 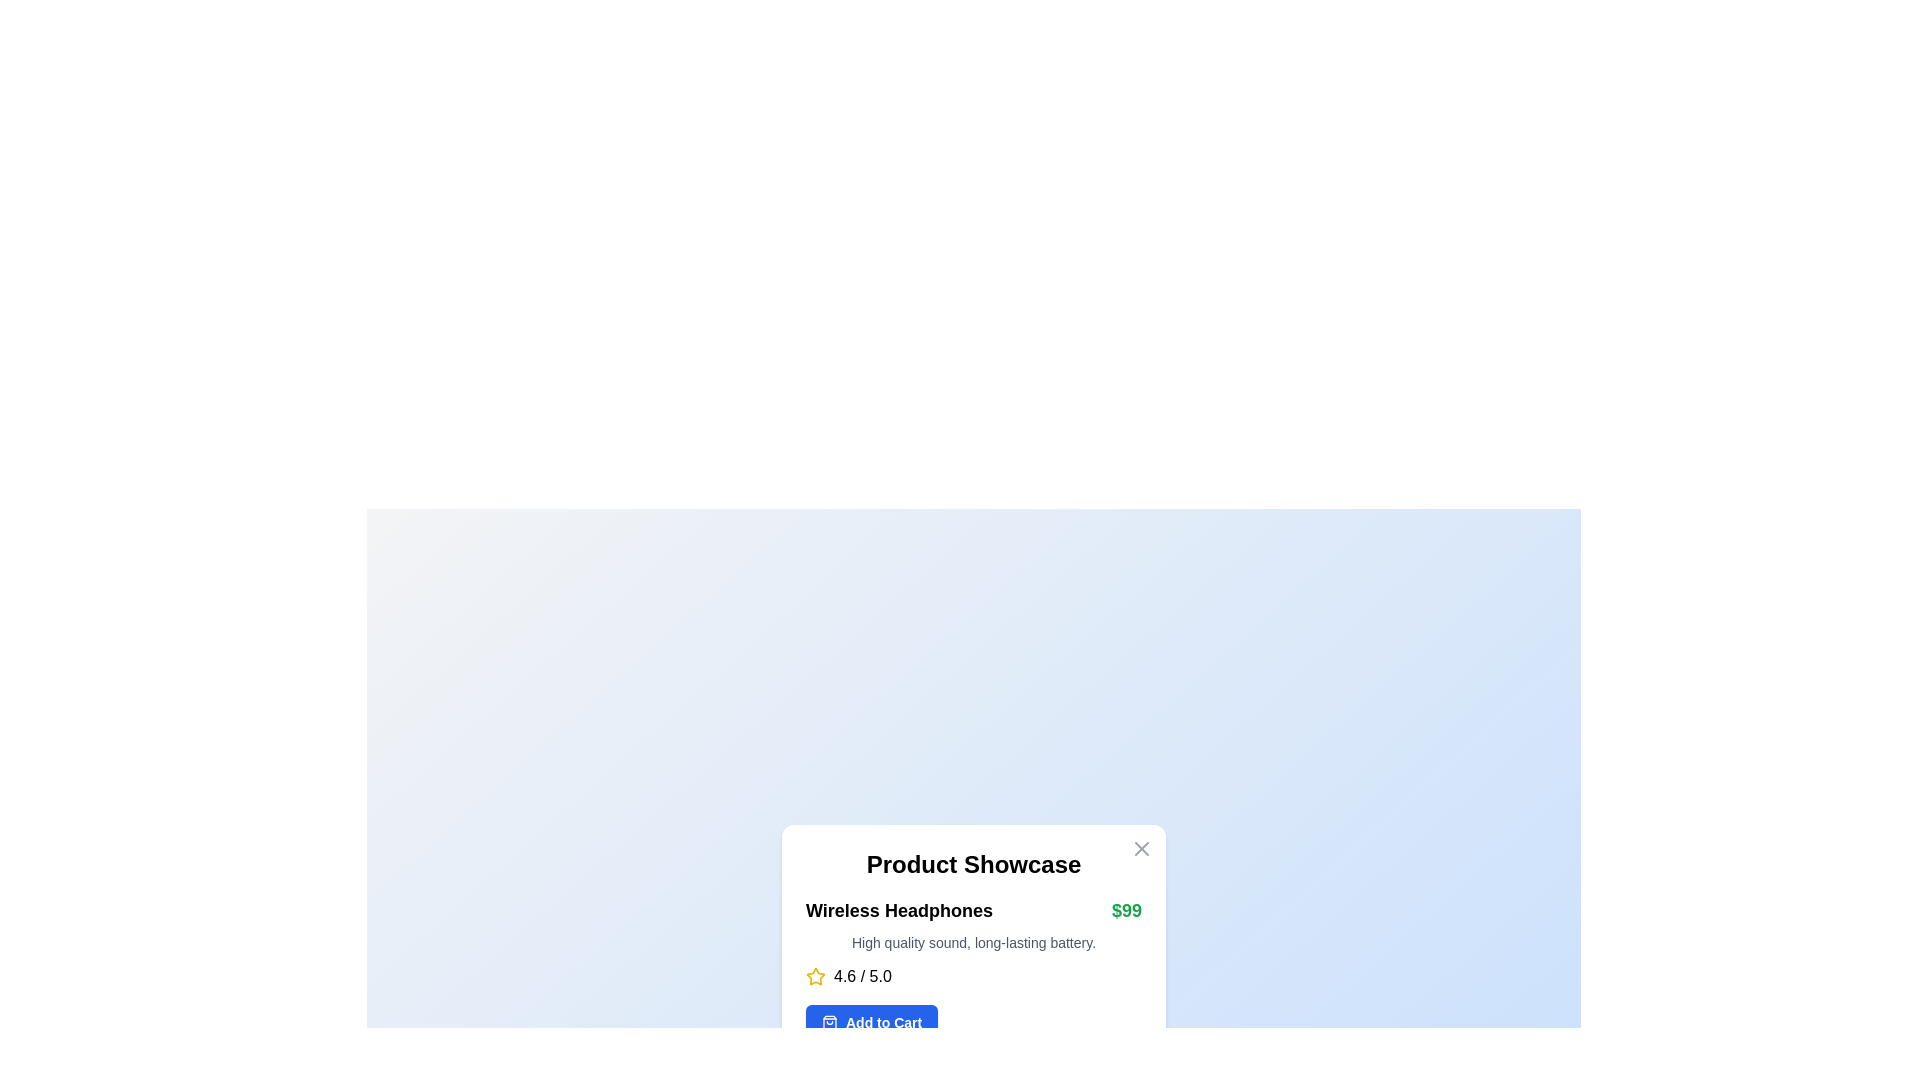 I want to click on the 'X' icon in the top-right corner of the white card, so click(x=1142, y=848).